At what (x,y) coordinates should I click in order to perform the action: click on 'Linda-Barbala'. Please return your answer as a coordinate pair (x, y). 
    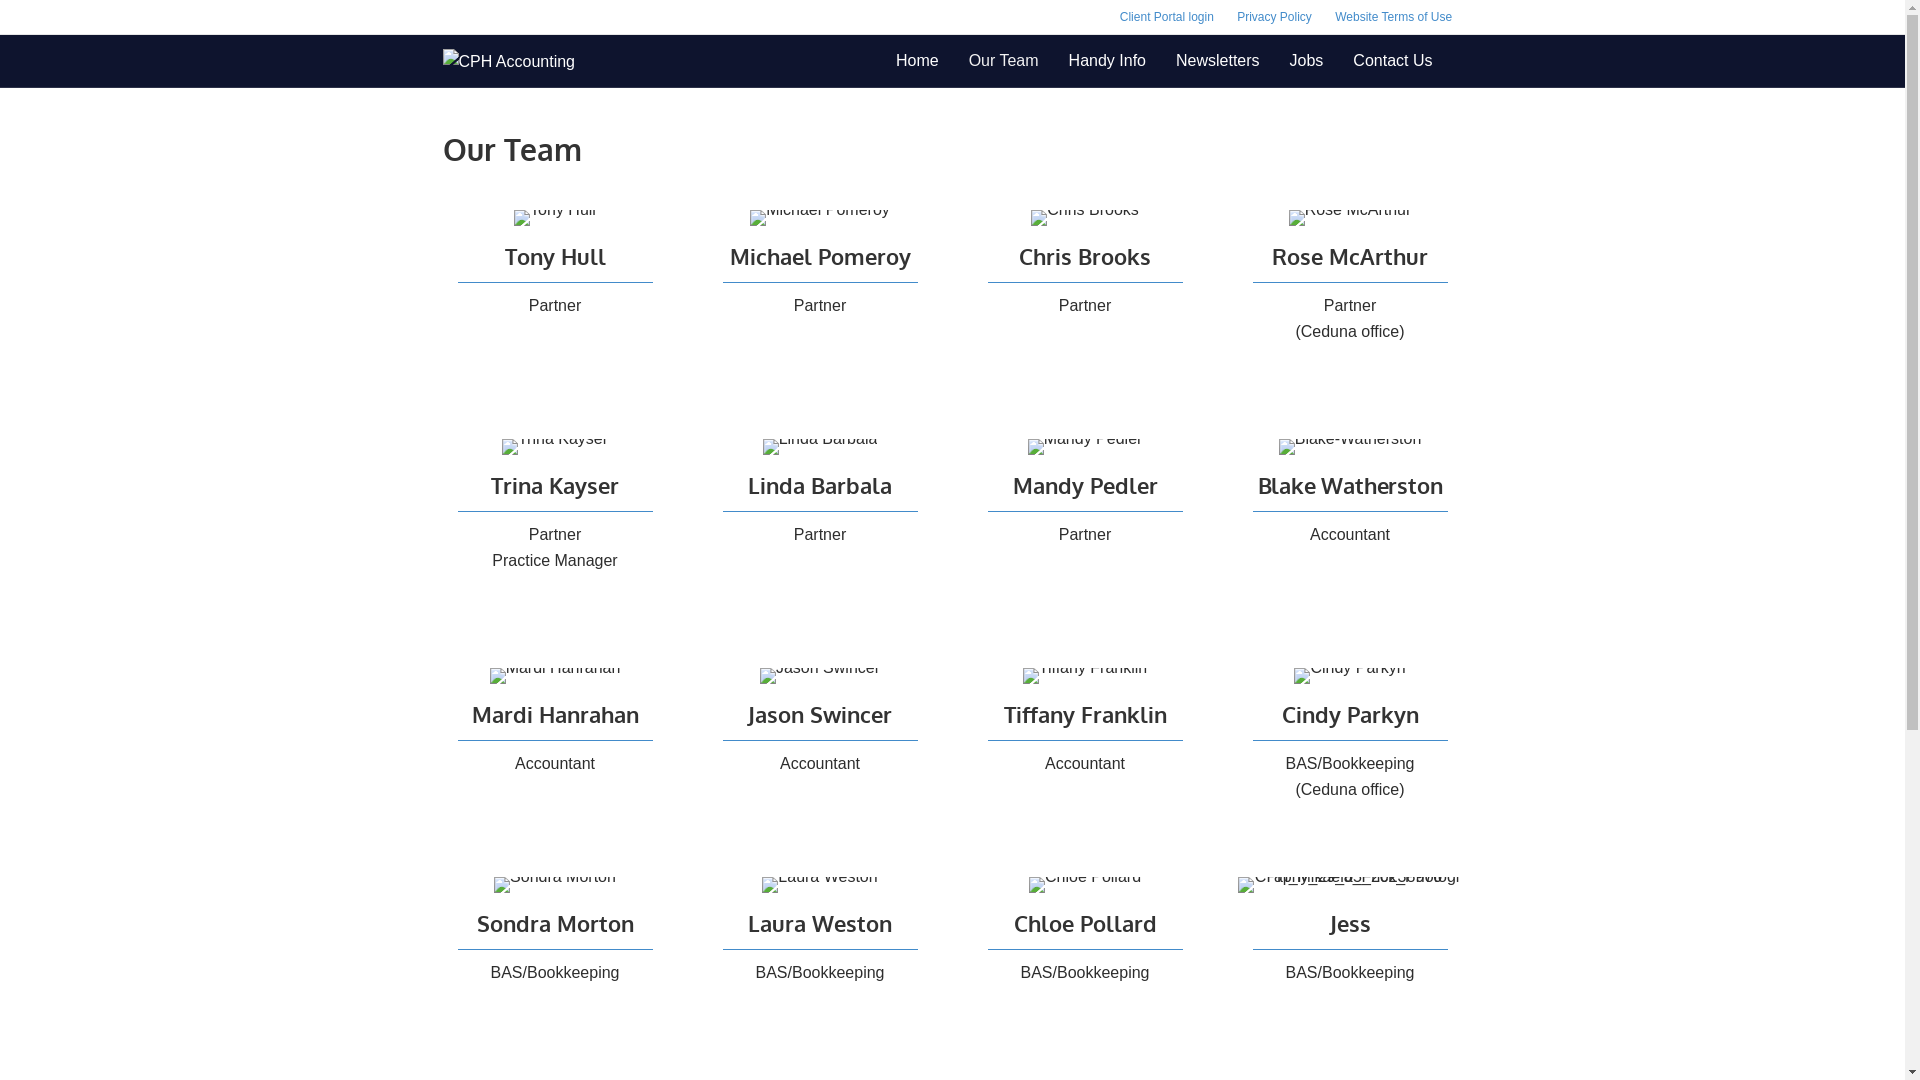
    Looking at the image, I should click on (820, 446).